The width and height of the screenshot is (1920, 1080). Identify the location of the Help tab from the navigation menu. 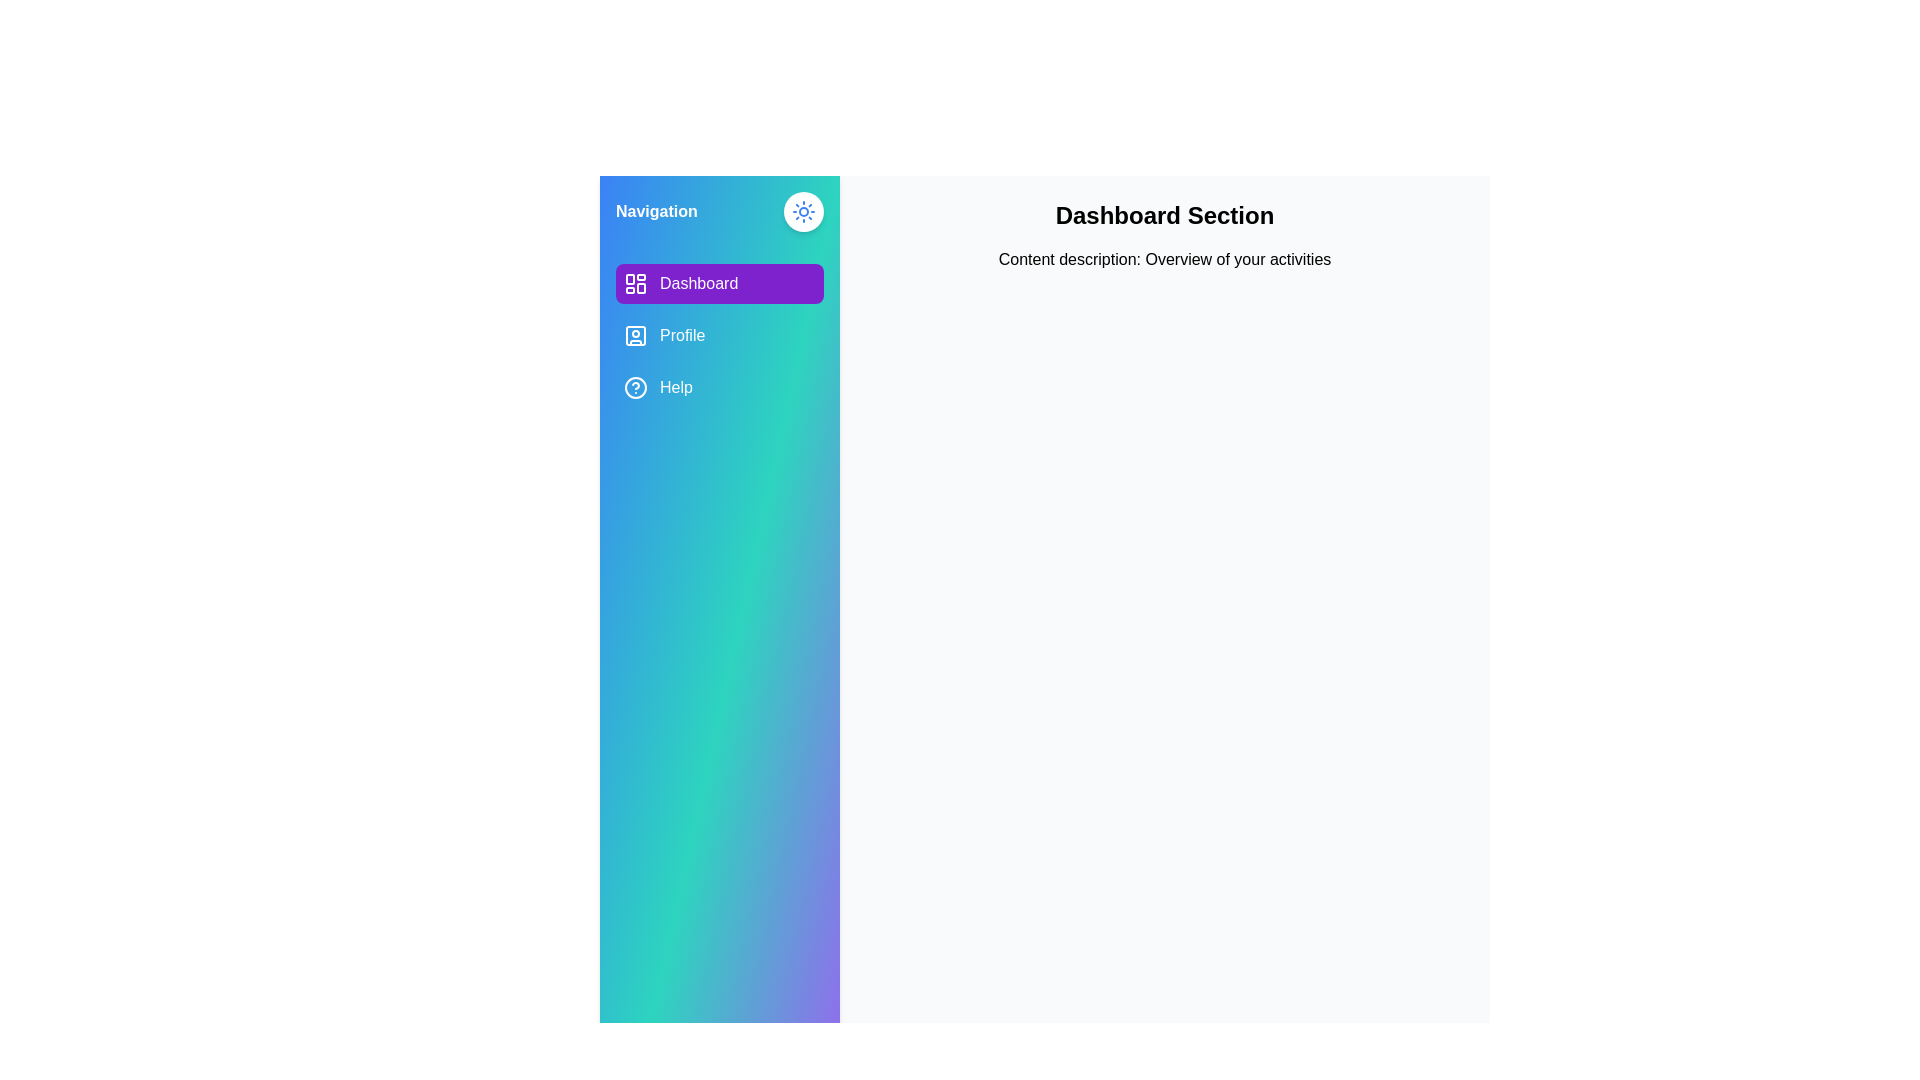
(720, 388).